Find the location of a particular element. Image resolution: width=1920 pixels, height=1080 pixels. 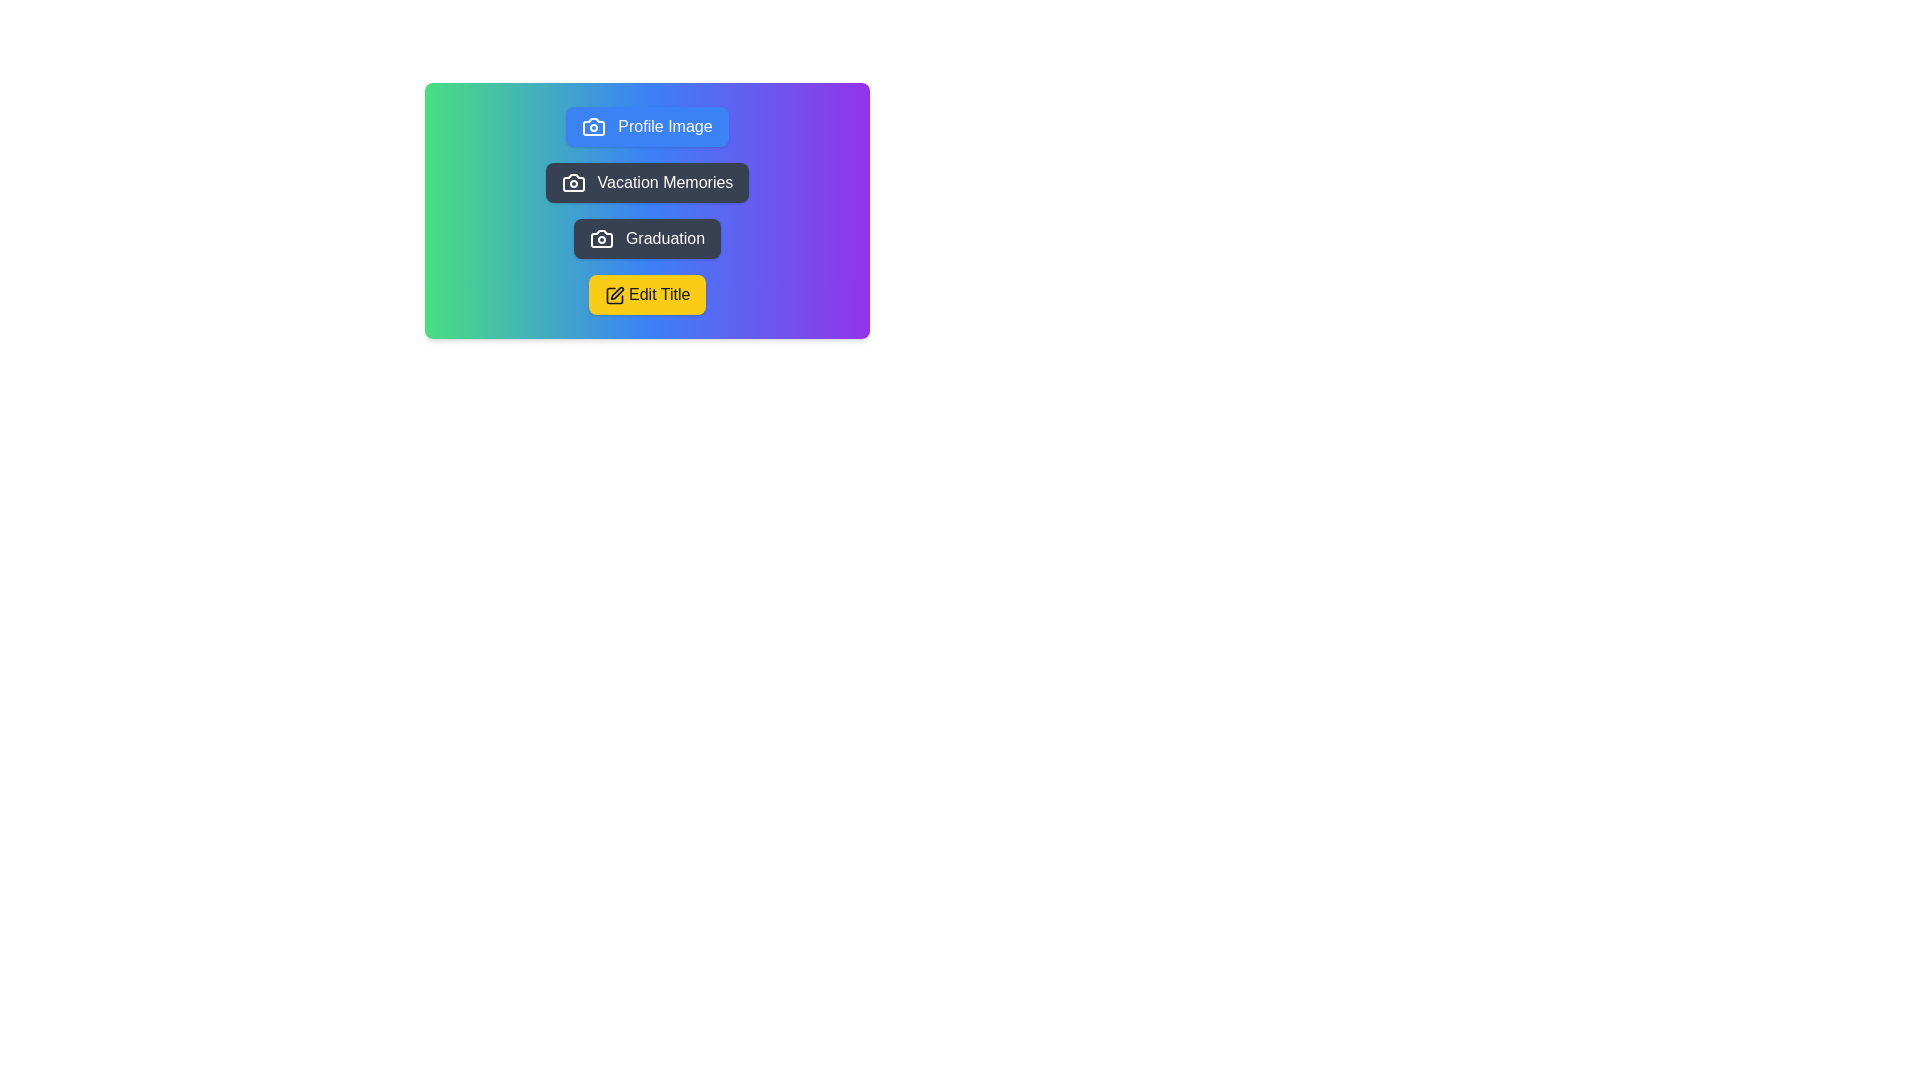

the camera icon within the rounded dark-gray button labeled 'Graduation' is located at coordinates (600, 238).